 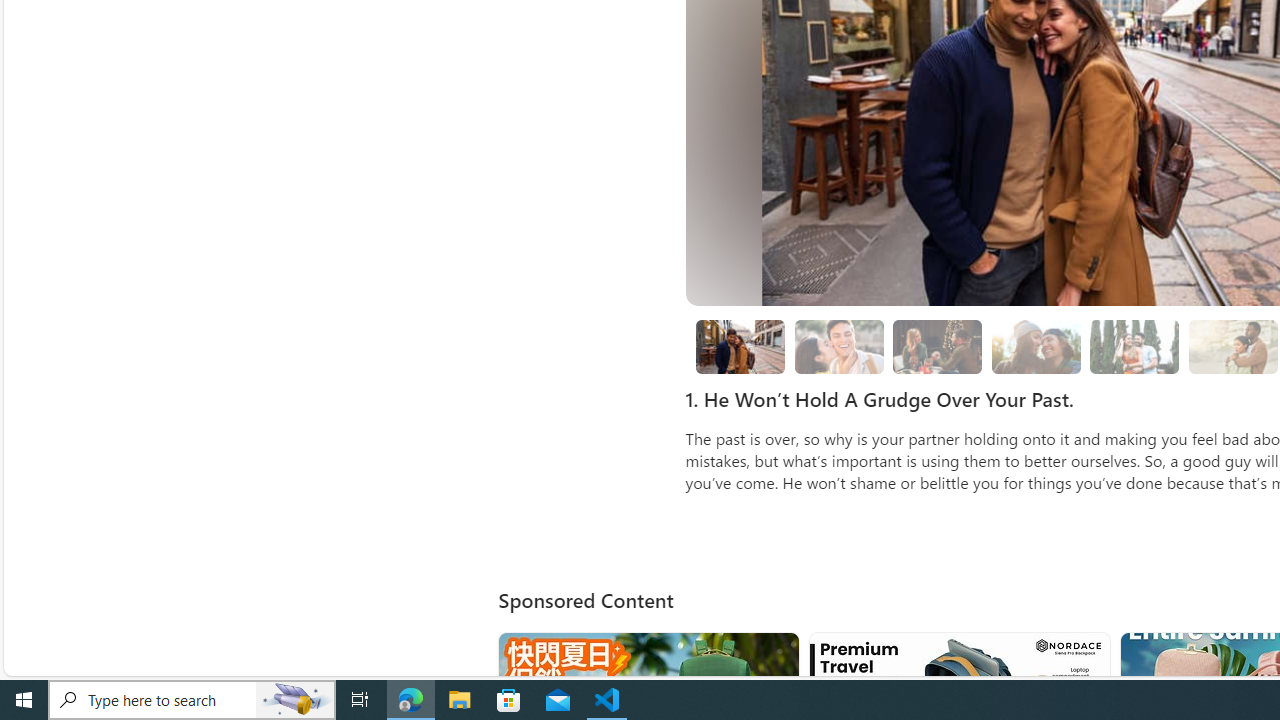 What do you see at coordinates (1231, 345) in the screenshot?
I see `'boyfriend holding girlfriend close sunshine'` at bounding box center [1231, 345].